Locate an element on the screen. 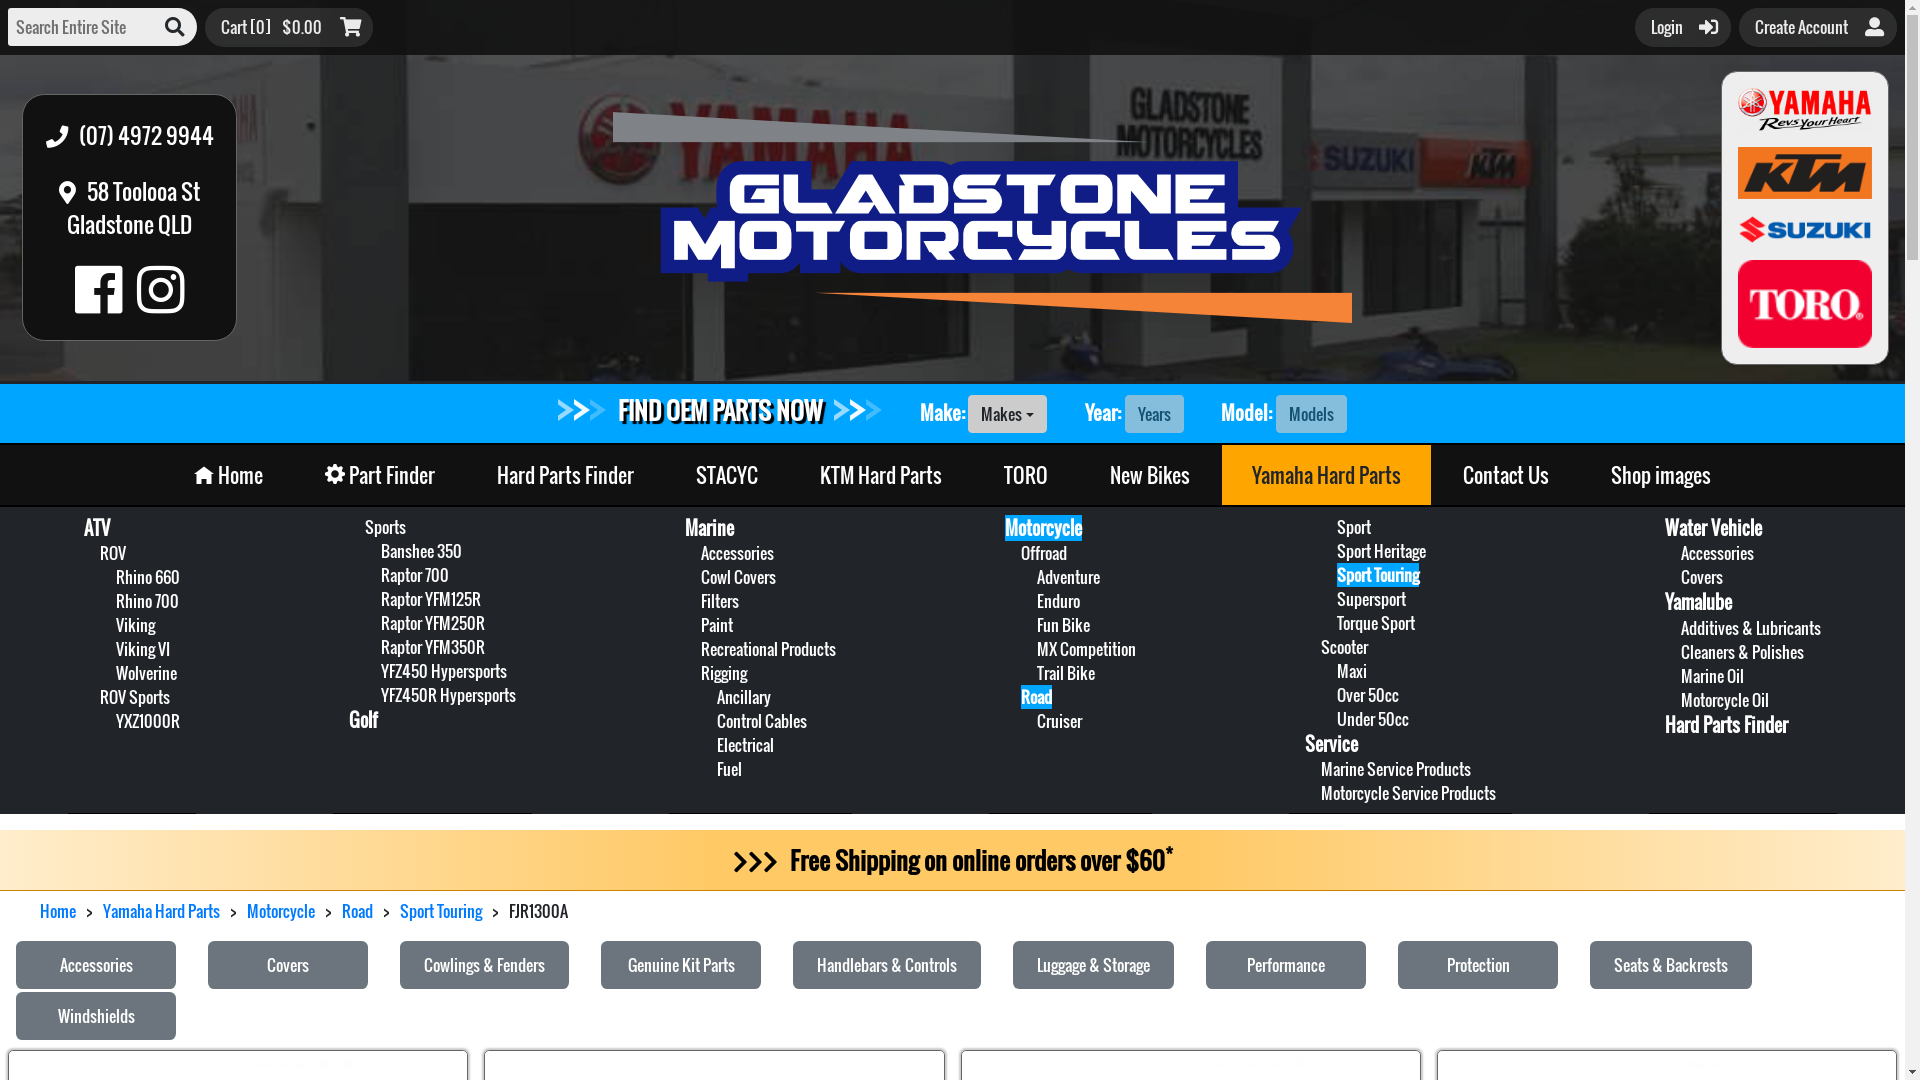 This screenshot has height=1080, width=1920. 'Recreational Products' is located at coordinates (767, 648).